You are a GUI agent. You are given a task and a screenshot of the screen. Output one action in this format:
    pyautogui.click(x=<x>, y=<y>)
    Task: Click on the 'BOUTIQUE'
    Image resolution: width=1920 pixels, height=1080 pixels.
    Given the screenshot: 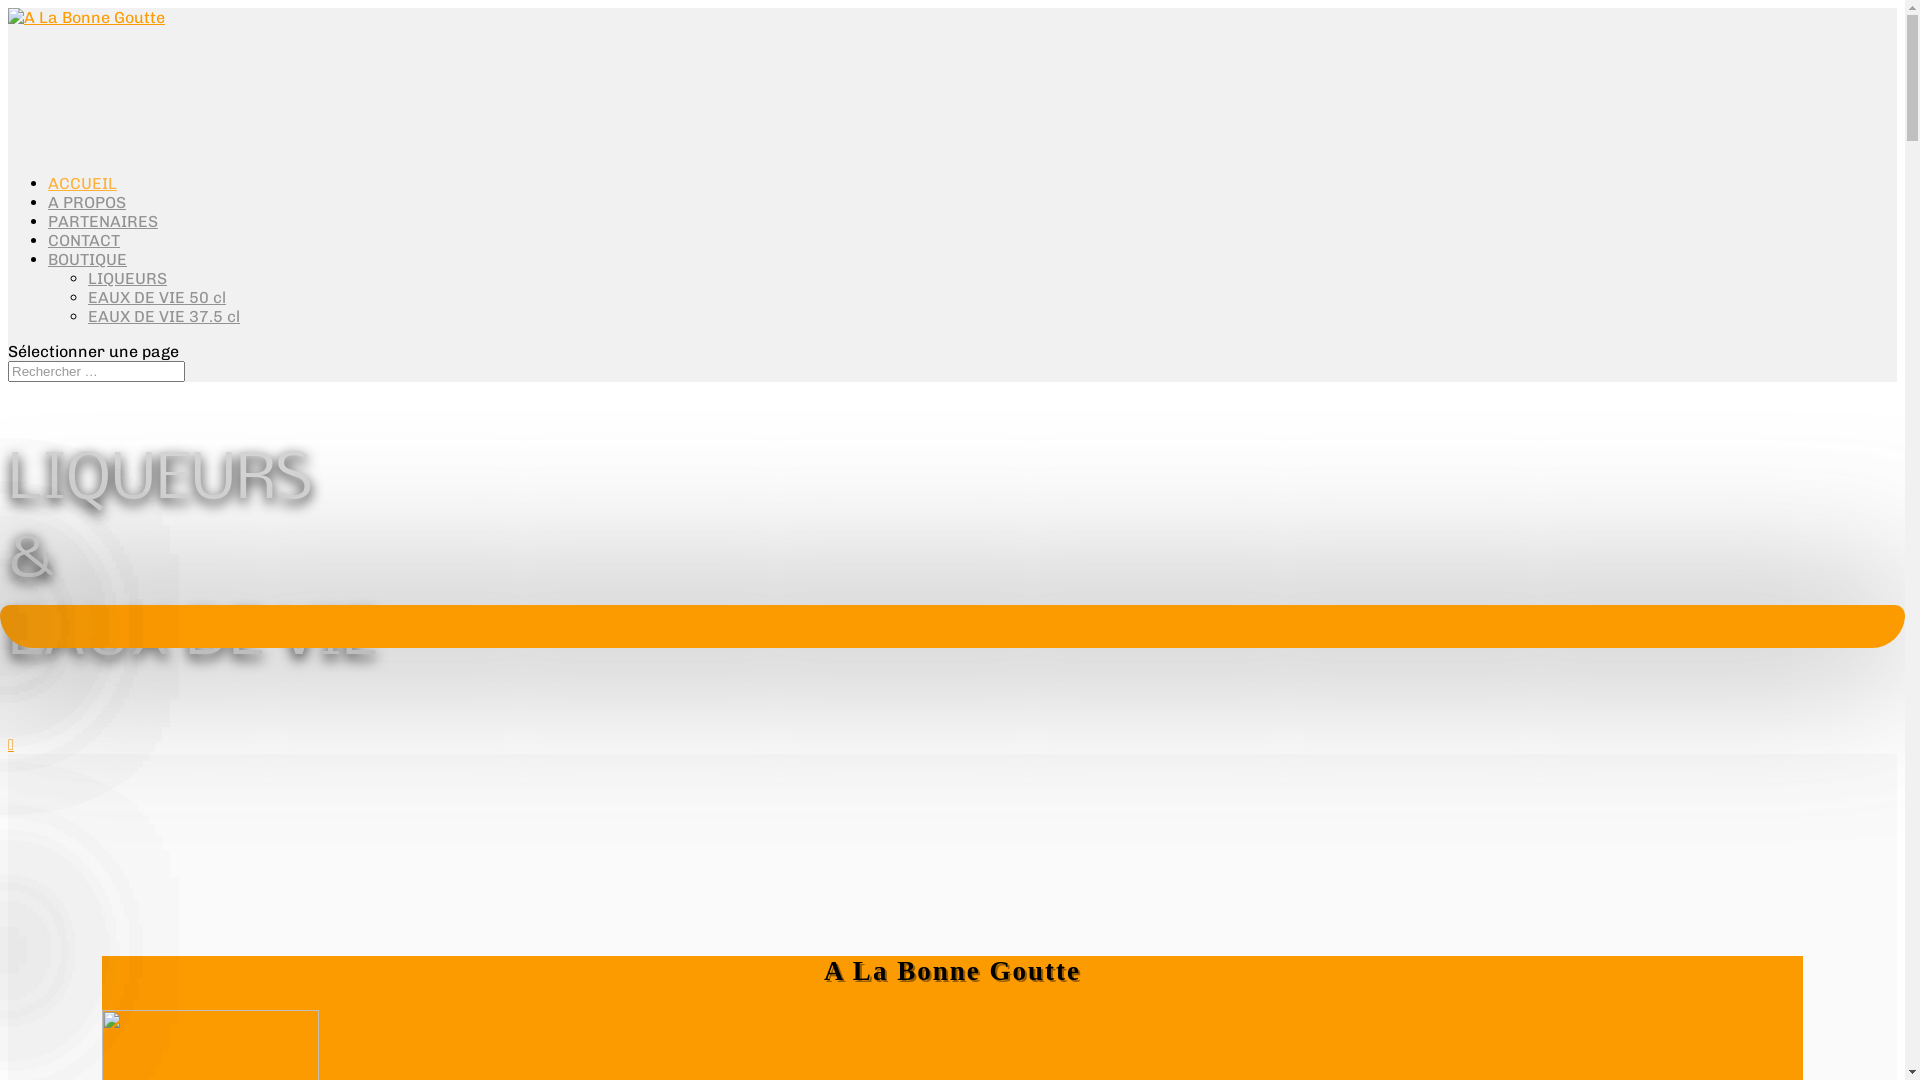 What is the action you would take?
    pyautogui.click(x=86, y=258)
    